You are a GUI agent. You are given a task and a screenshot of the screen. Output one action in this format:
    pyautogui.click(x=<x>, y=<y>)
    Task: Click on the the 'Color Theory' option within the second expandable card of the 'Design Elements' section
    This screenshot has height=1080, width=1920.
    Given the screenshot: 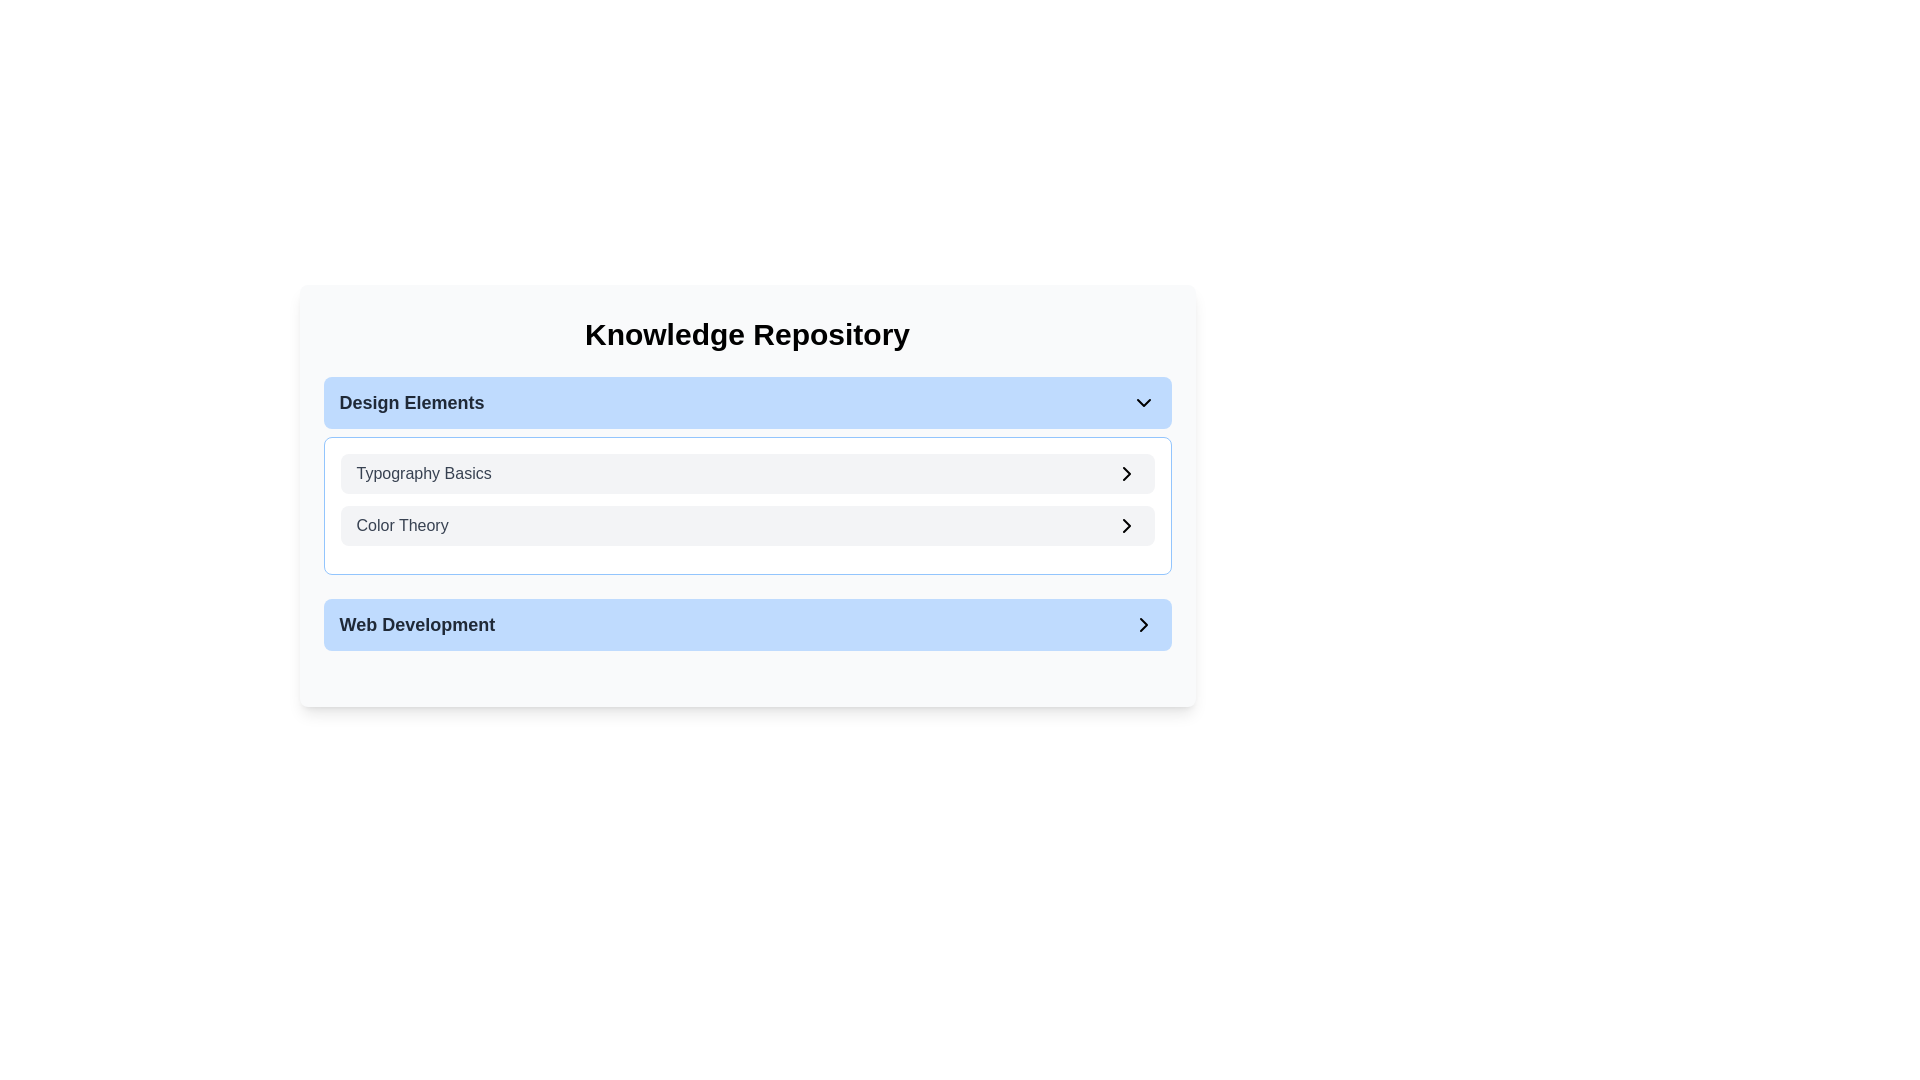 What is the action you would take?
    pyautogui.click(x=746, y=504)
    